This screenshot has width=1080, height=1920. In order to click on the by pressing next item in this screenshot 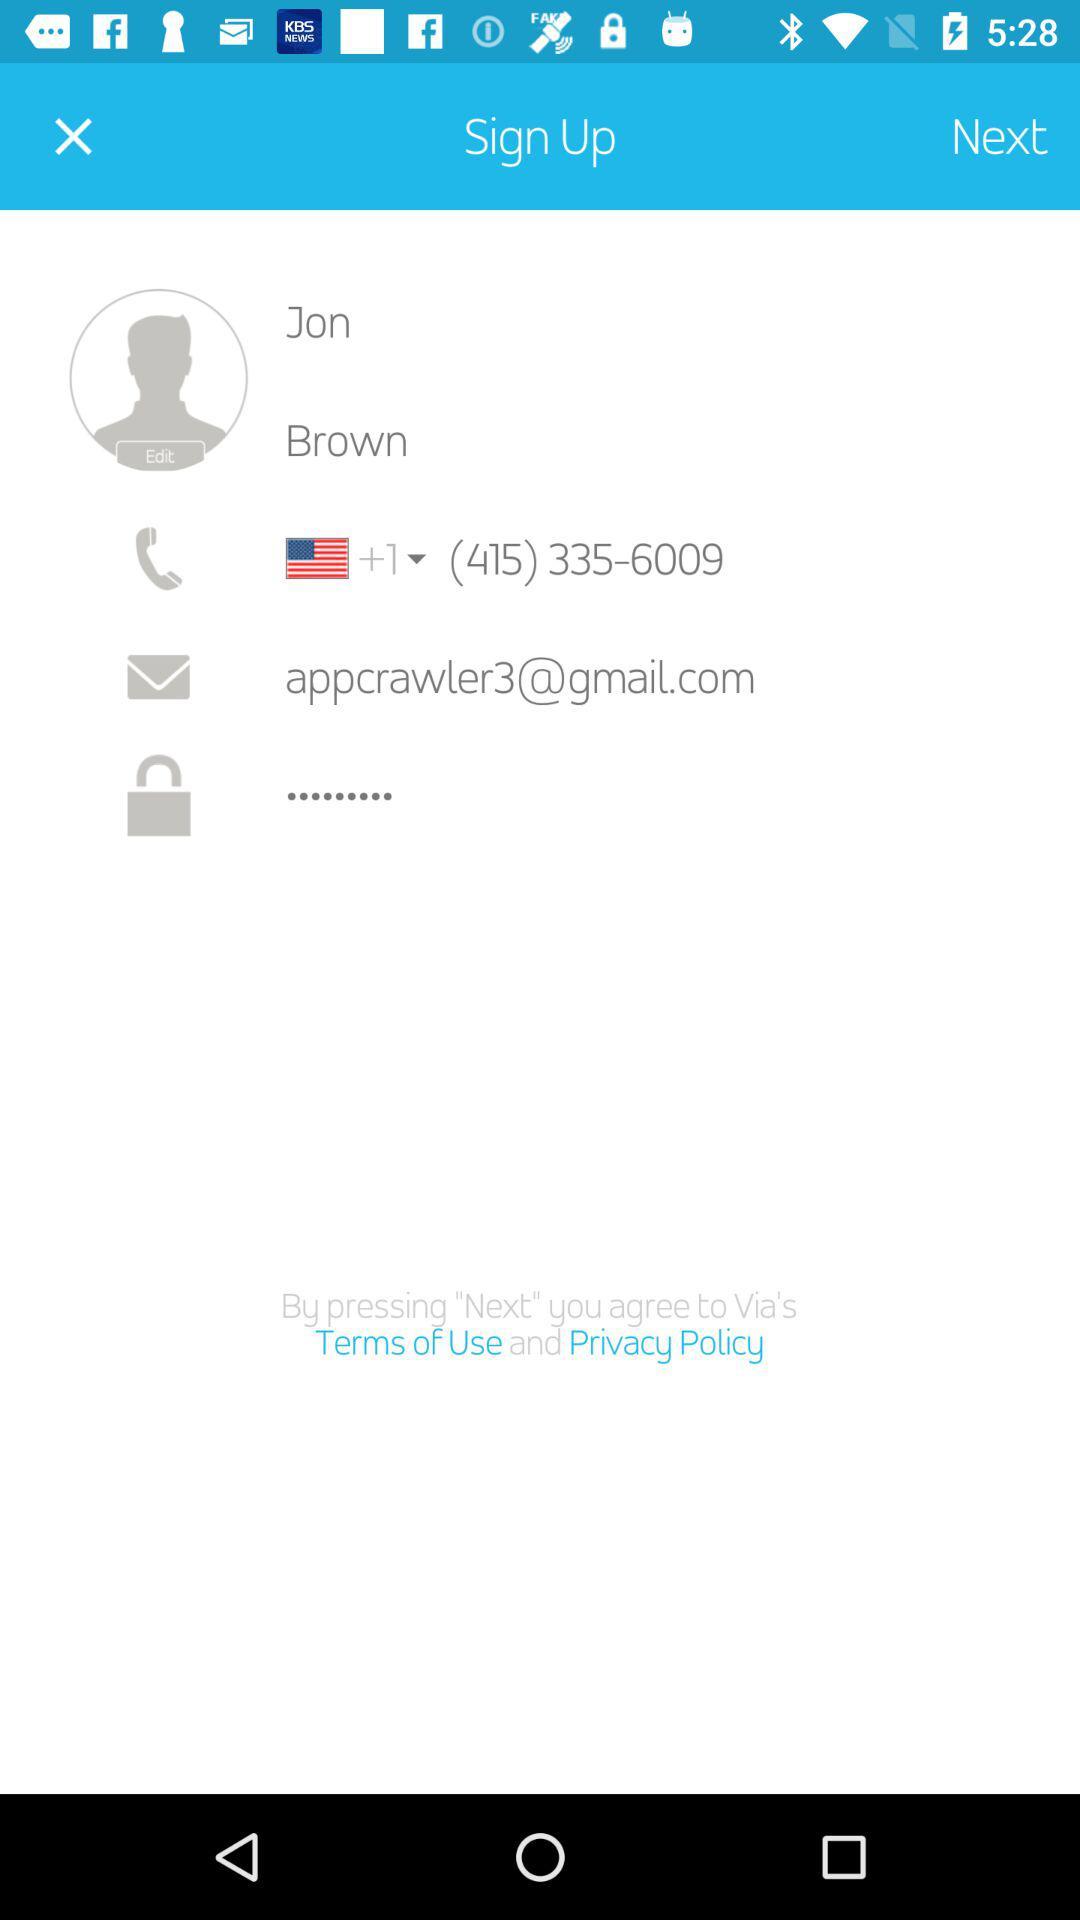, I will do `click(538, 1324)`.